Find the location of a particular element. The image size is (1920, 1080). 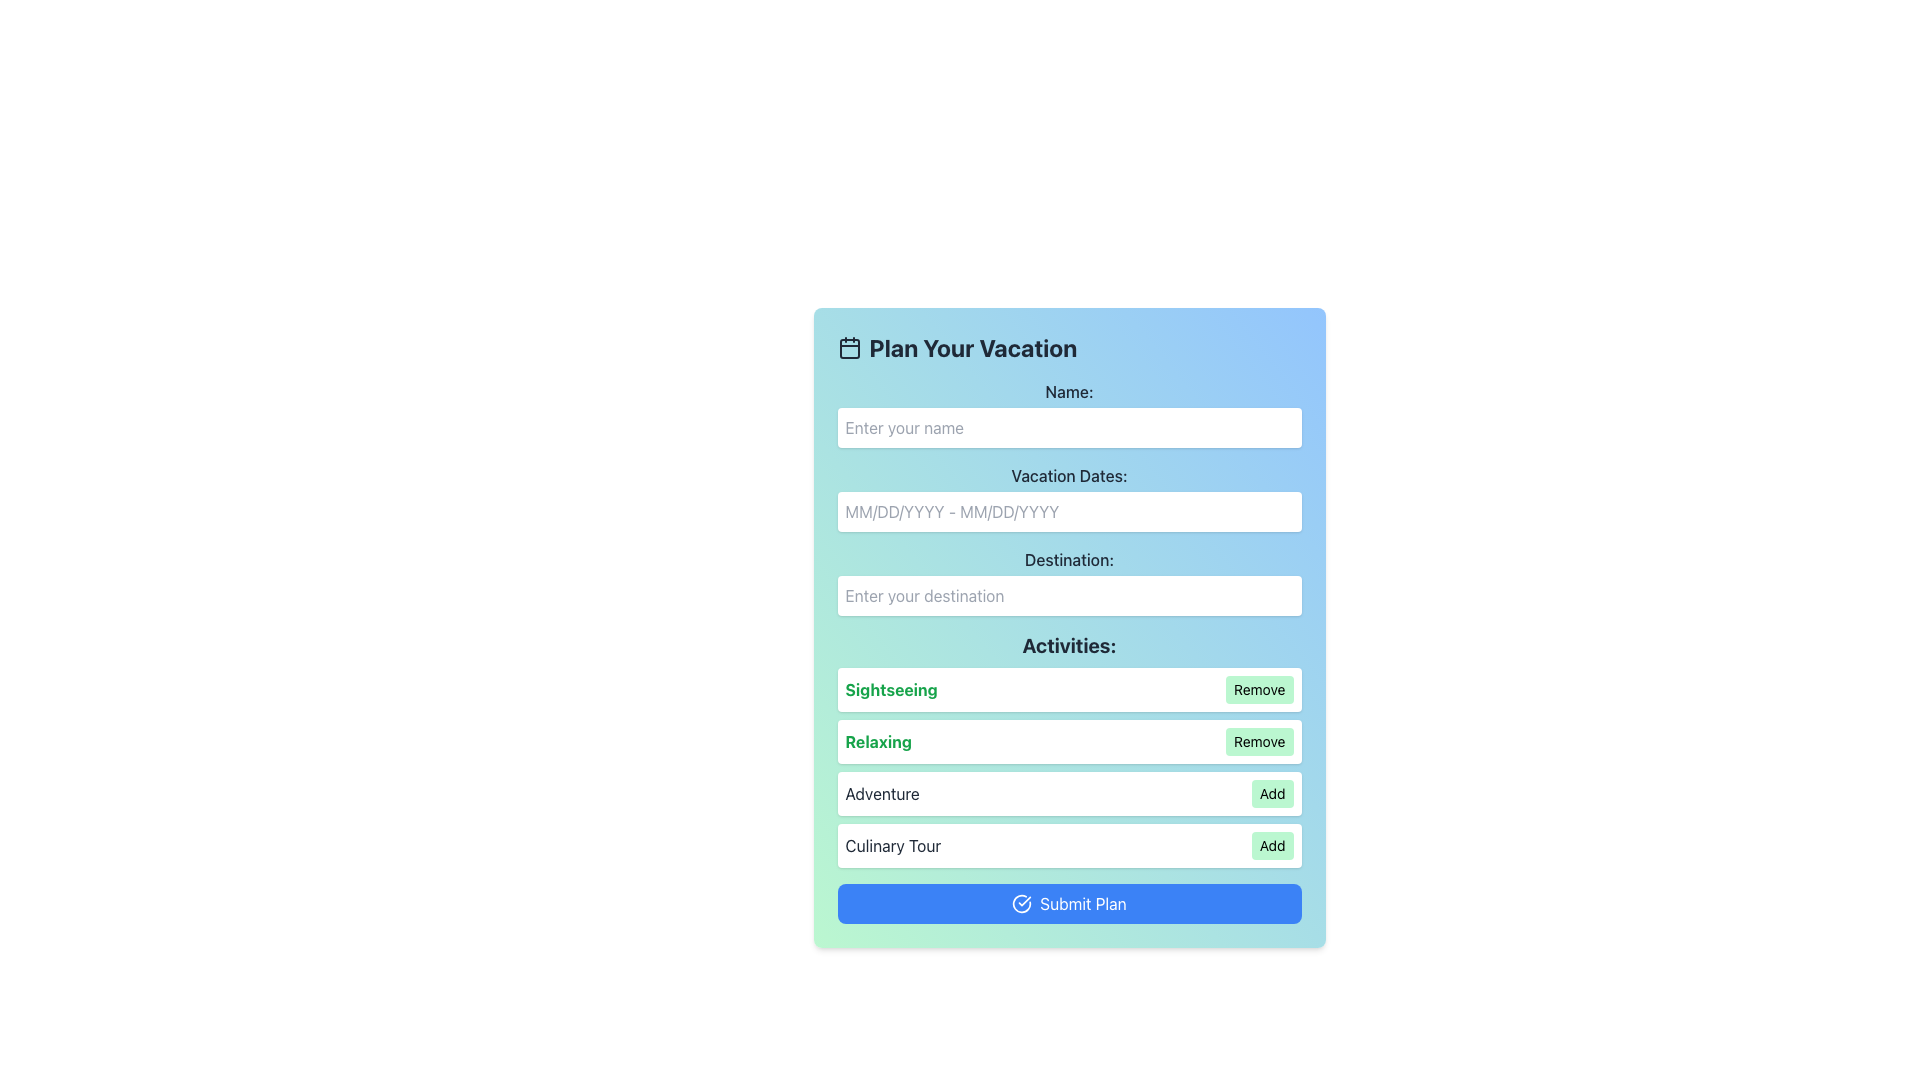

the header text 'Plan Your Vacation' which features a decorative calendar icon on its left, positioned at the top of the interface is located at coordinates (1068, 346).